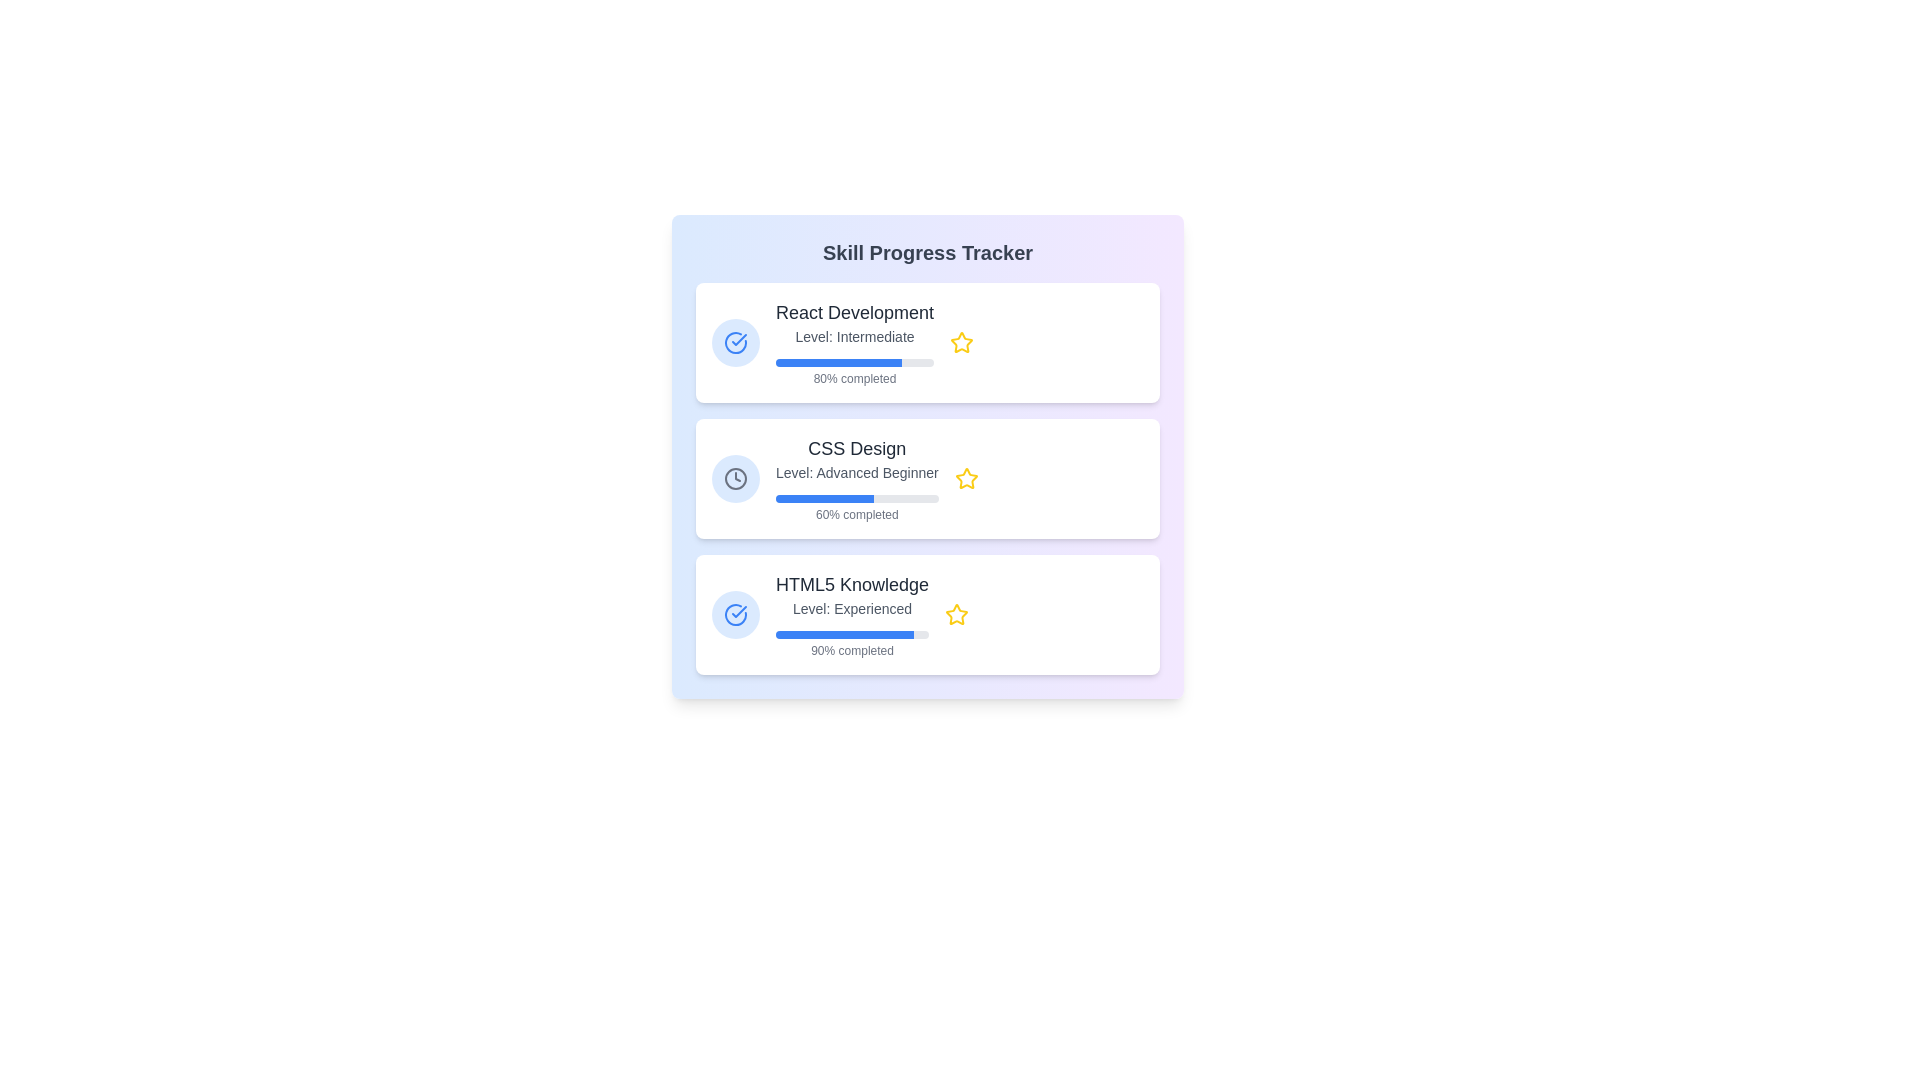 The height and width of the screenshot is (1080, 1920). What do you see at coordinates (852, 635) in the screenshot?
I see `the visual representation of the progress bar indicating 'HTML5 Knowledge: Level: Experienced', which shows a blue fill against a gray background and is located above the '90% completed' text` at bounding box center [852, 635].